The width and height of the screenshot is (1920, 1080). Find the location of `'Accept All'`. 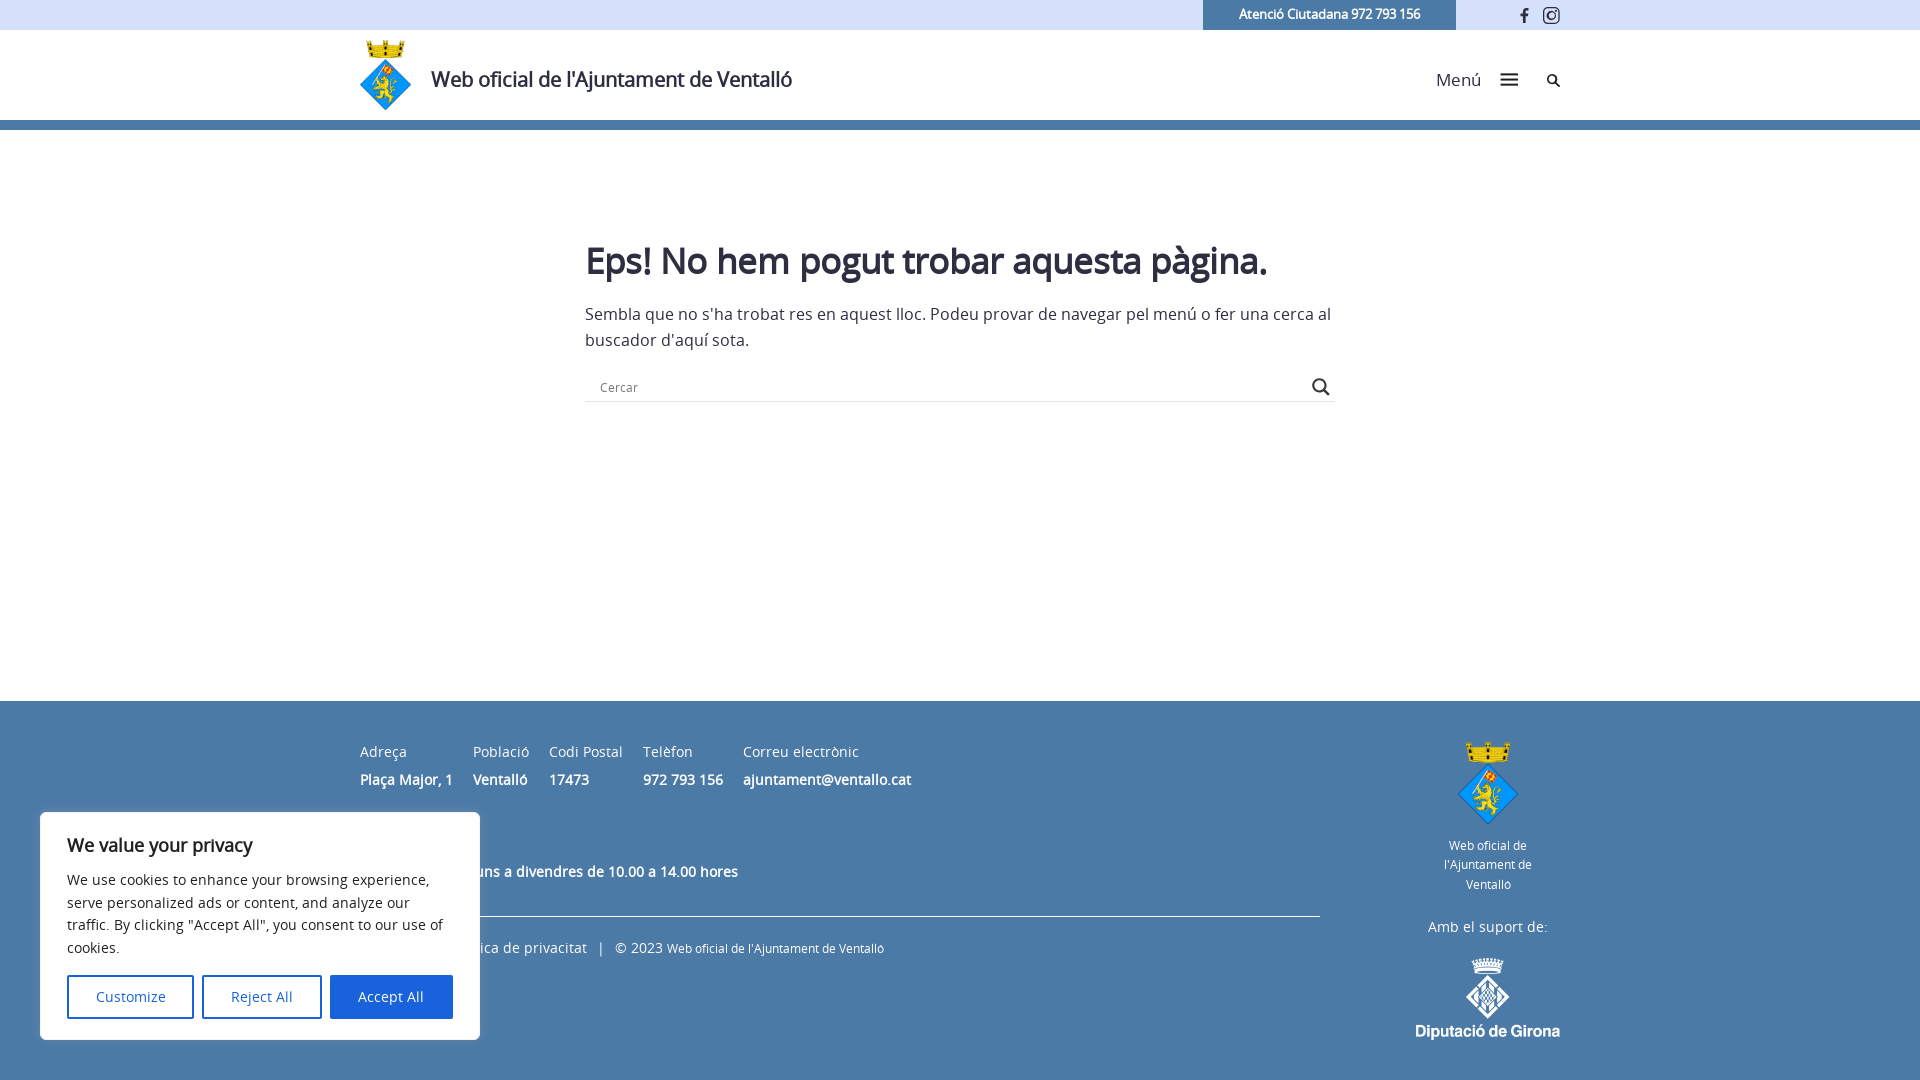

'Accept All' is located at coordinates (391, 996).